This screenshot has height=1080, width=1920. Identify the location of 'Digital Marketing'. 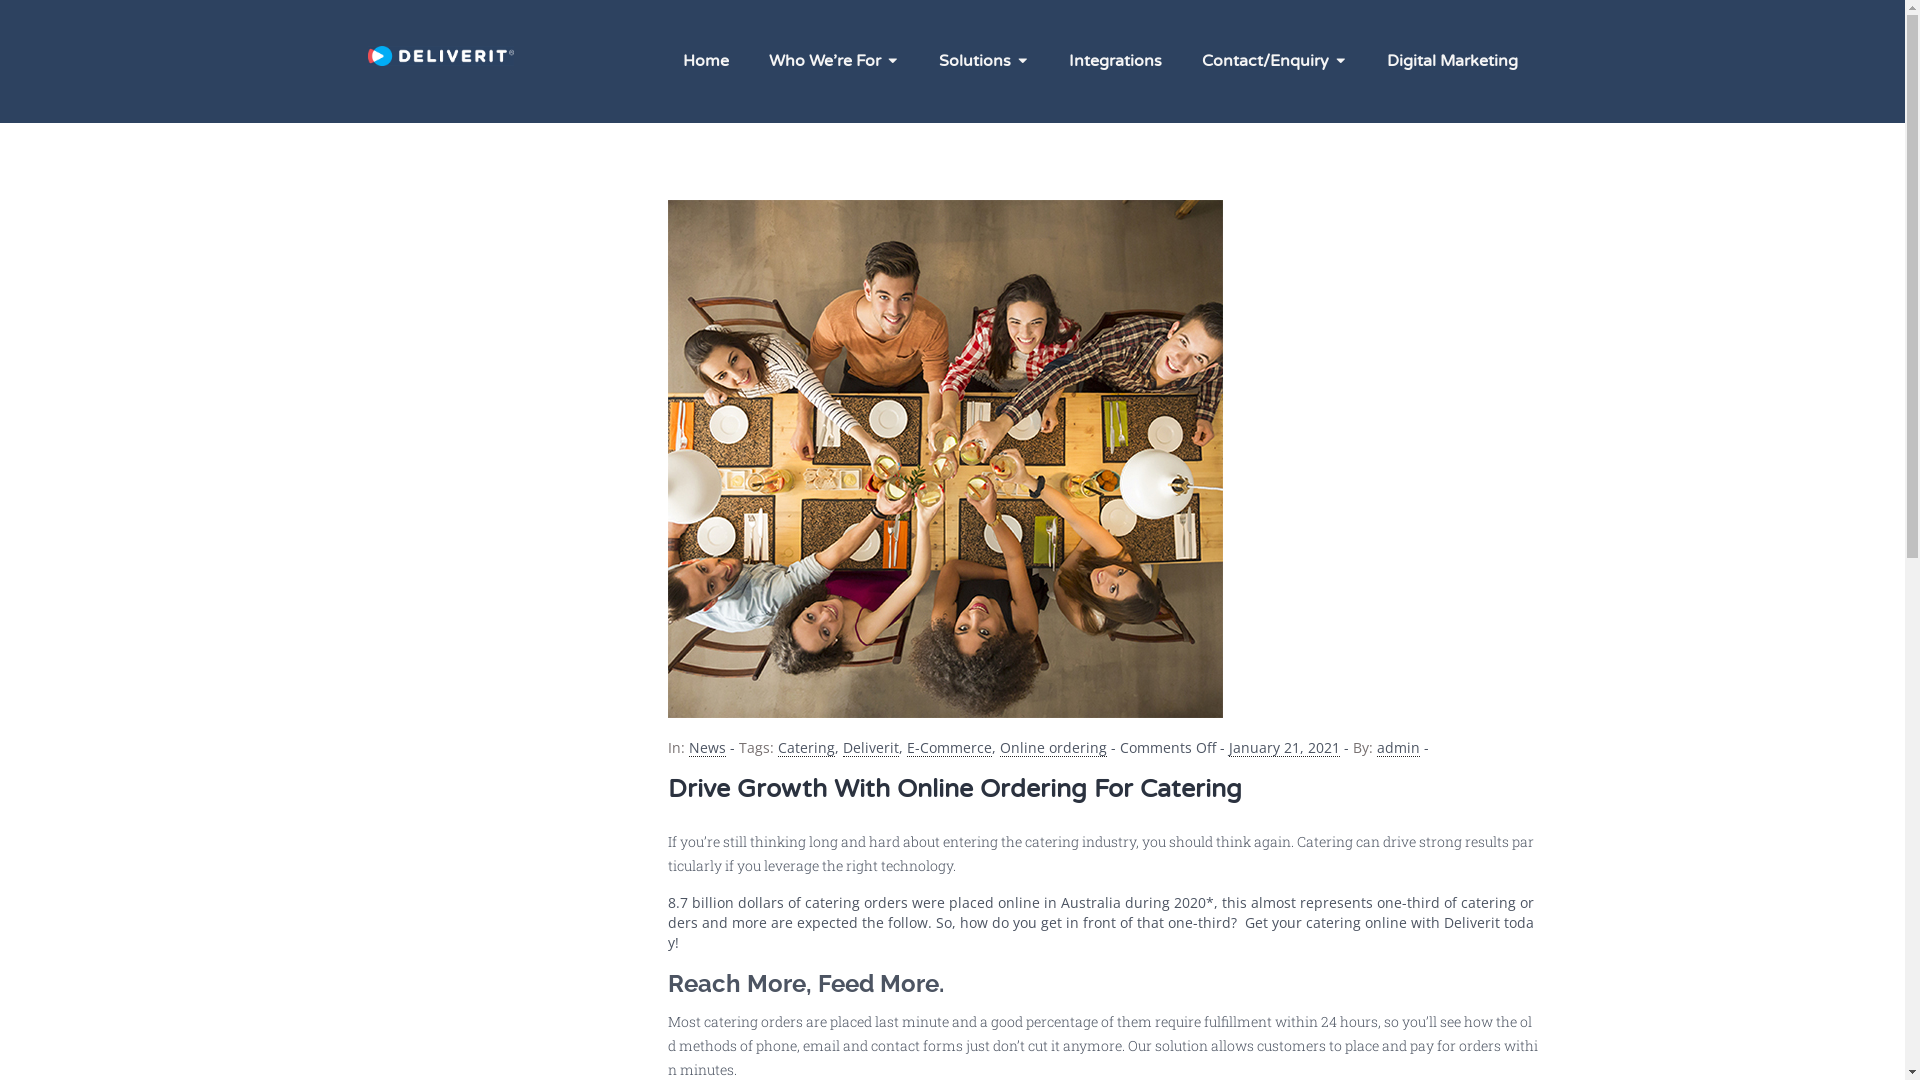
(1365, 60).